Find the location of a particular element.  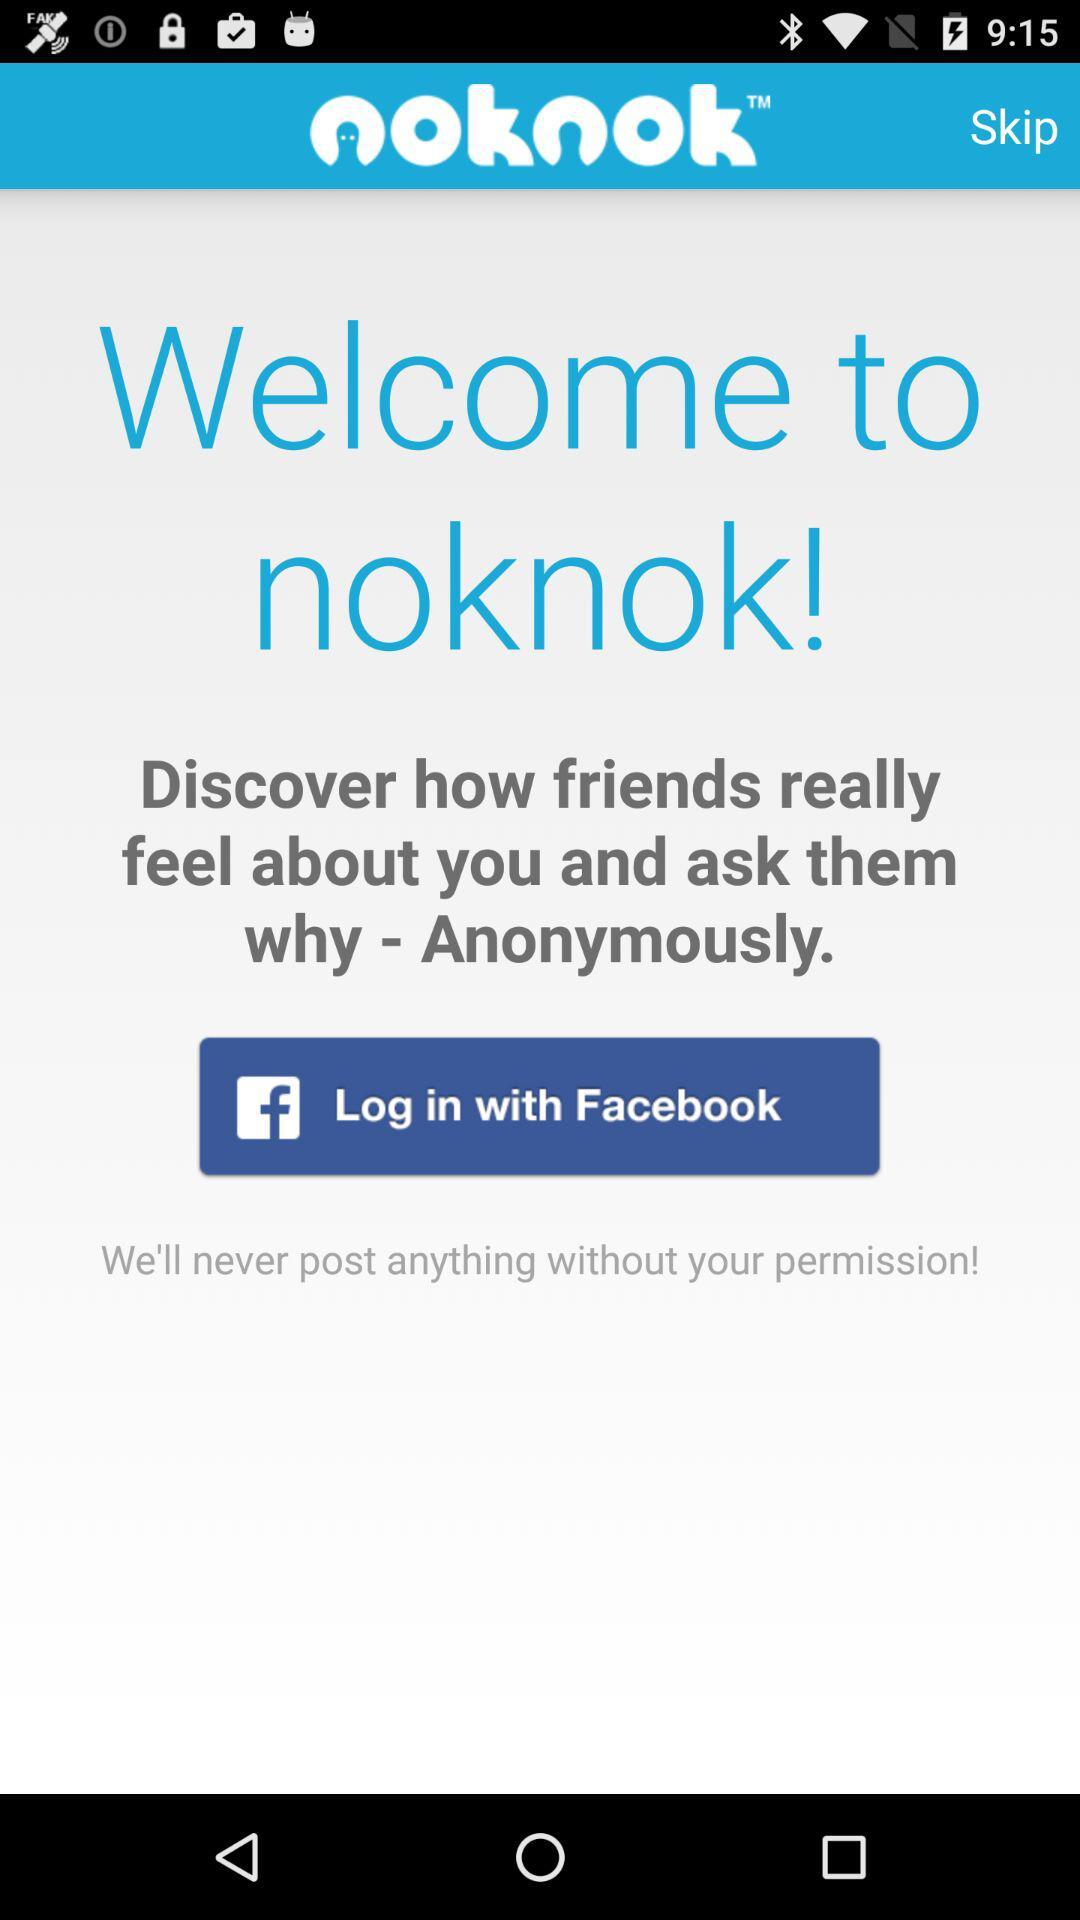

the icon above welcome to noknok! icon is located at coordinates (1014, 124).